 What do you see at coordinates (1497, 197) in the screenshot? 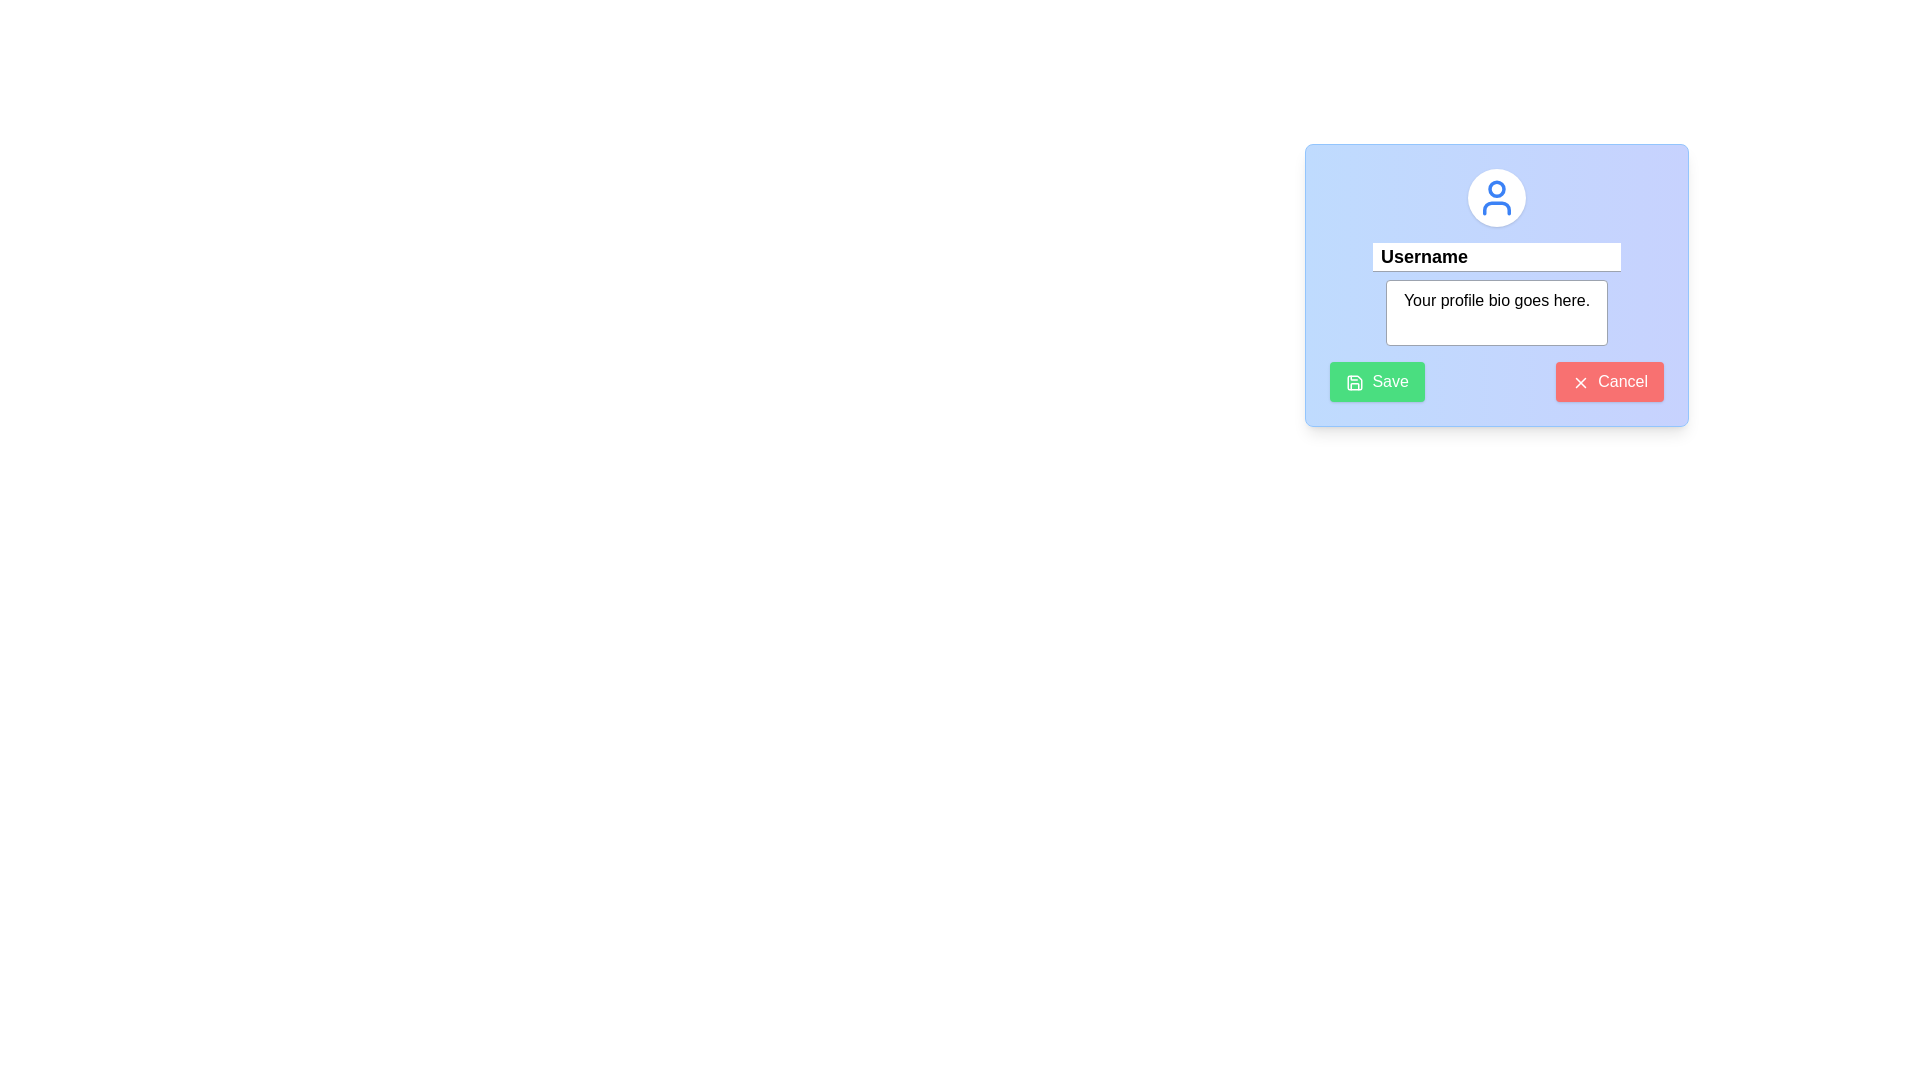
I see `the user profile static icon located at the top center of the form interface, directly above the 'Username' text field` at bounding box center [1497, 197].